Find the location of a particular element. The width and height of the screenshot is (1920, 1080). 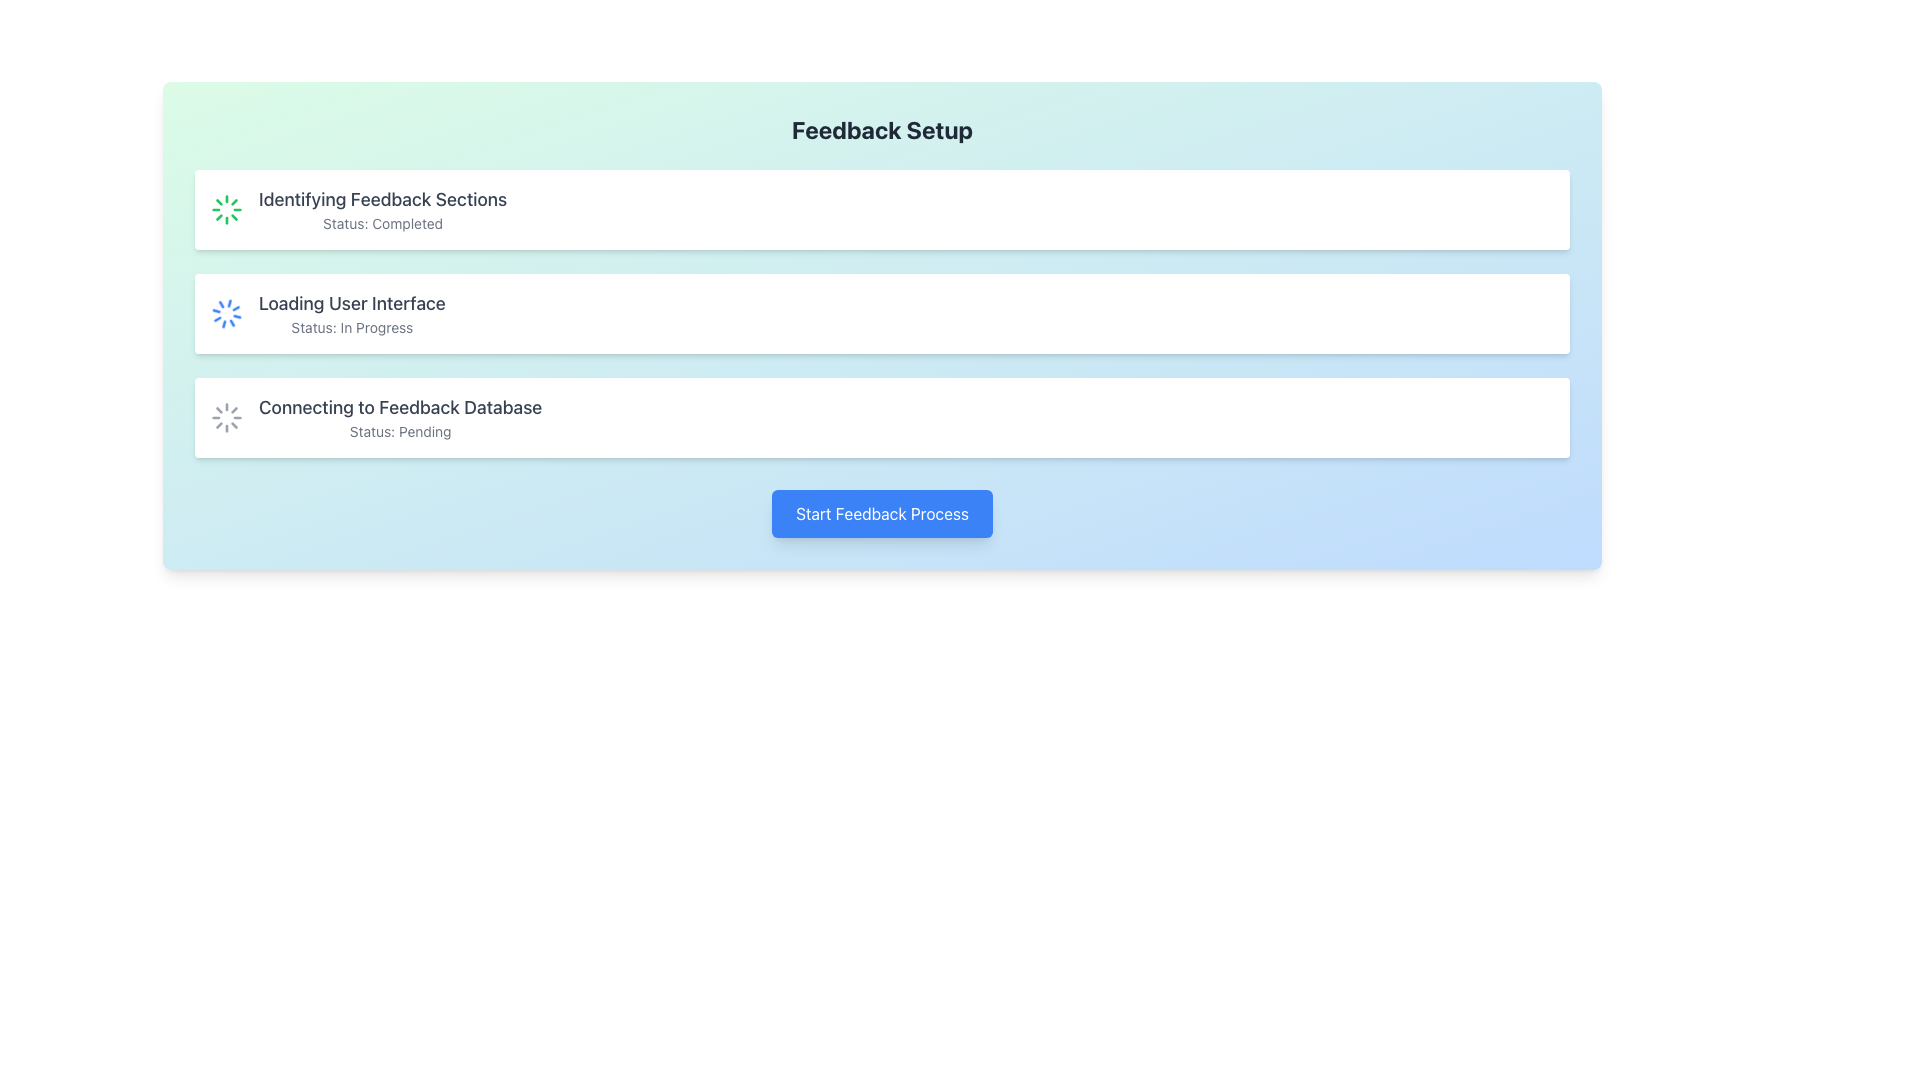

the text label displaying 'Status: Completed' located below the title 'Identifying Feedback Sections' in the topmost card of the list is located at coordinates (383, 223).